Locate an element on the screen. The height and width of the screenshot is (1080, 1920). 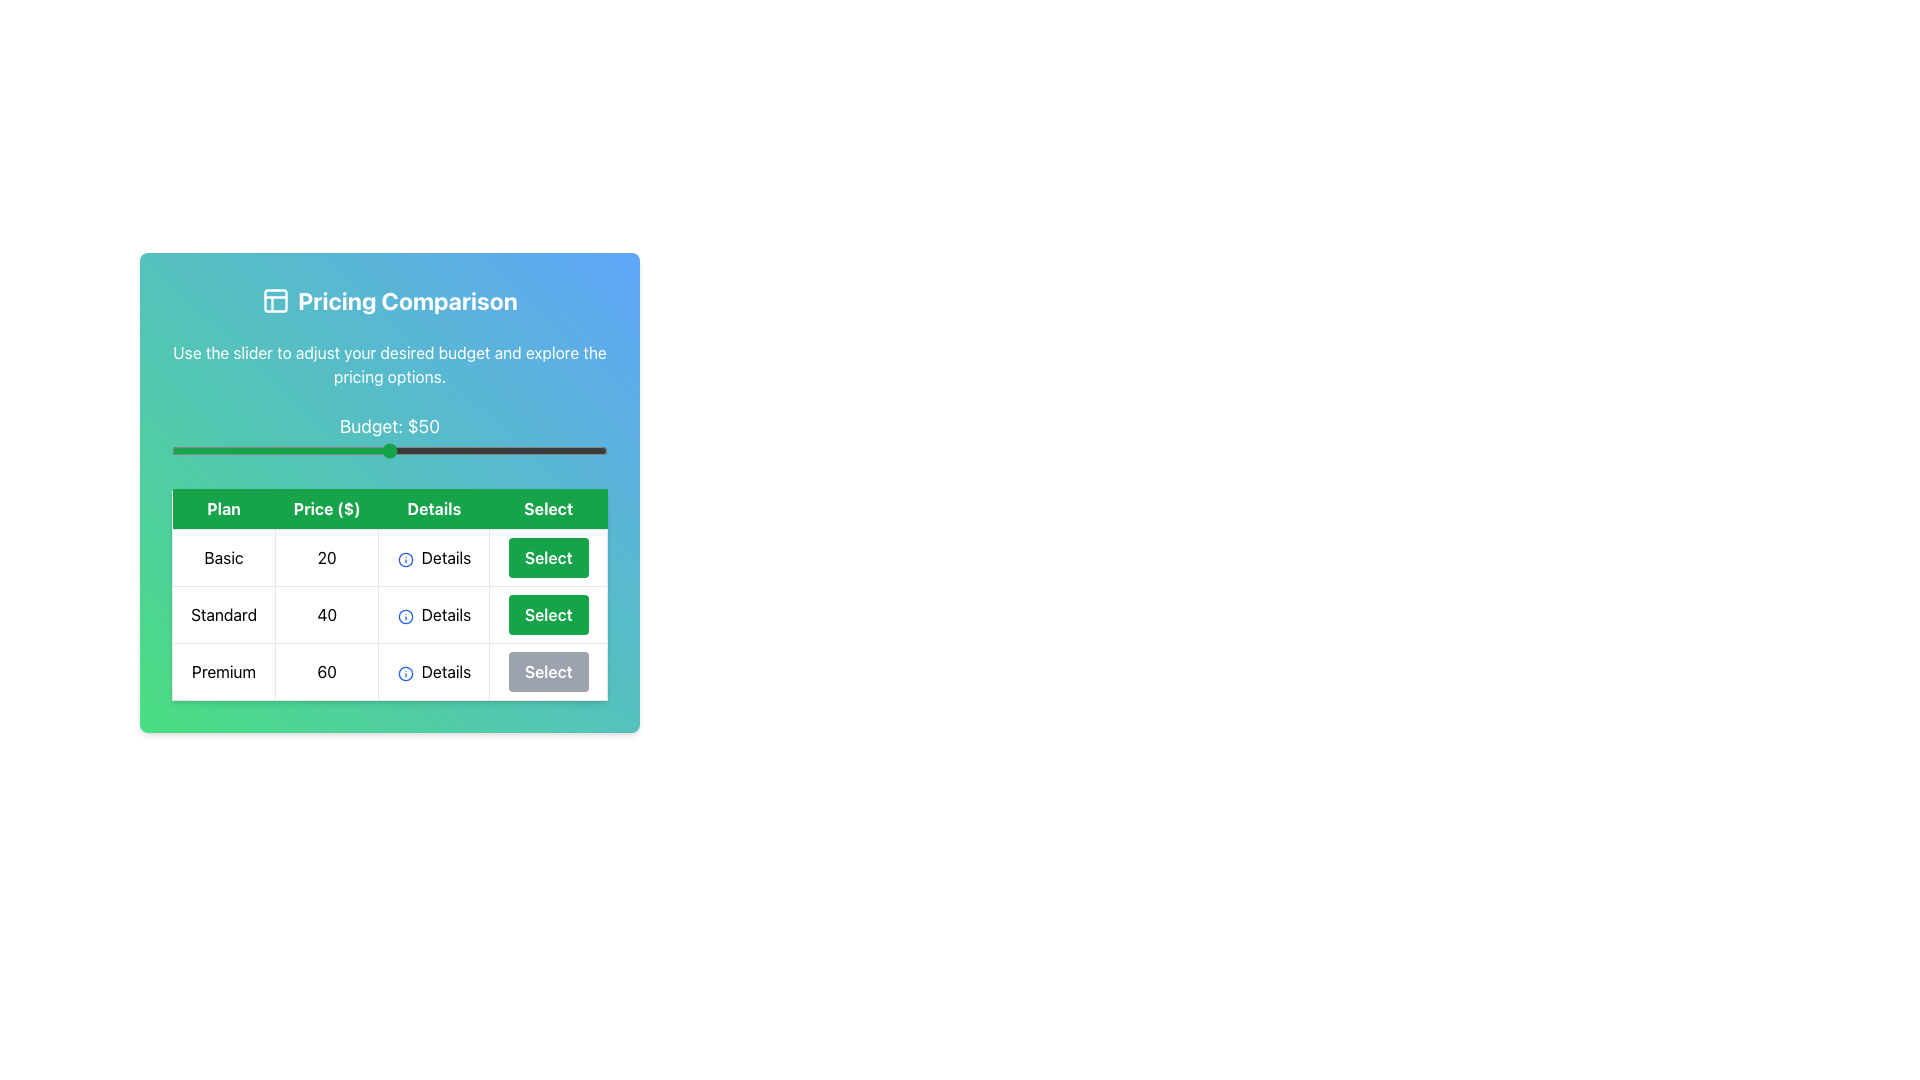
the 'Select' button with a green background and white bold text located in the pricing comparison table is located at coordinates (548, 613).